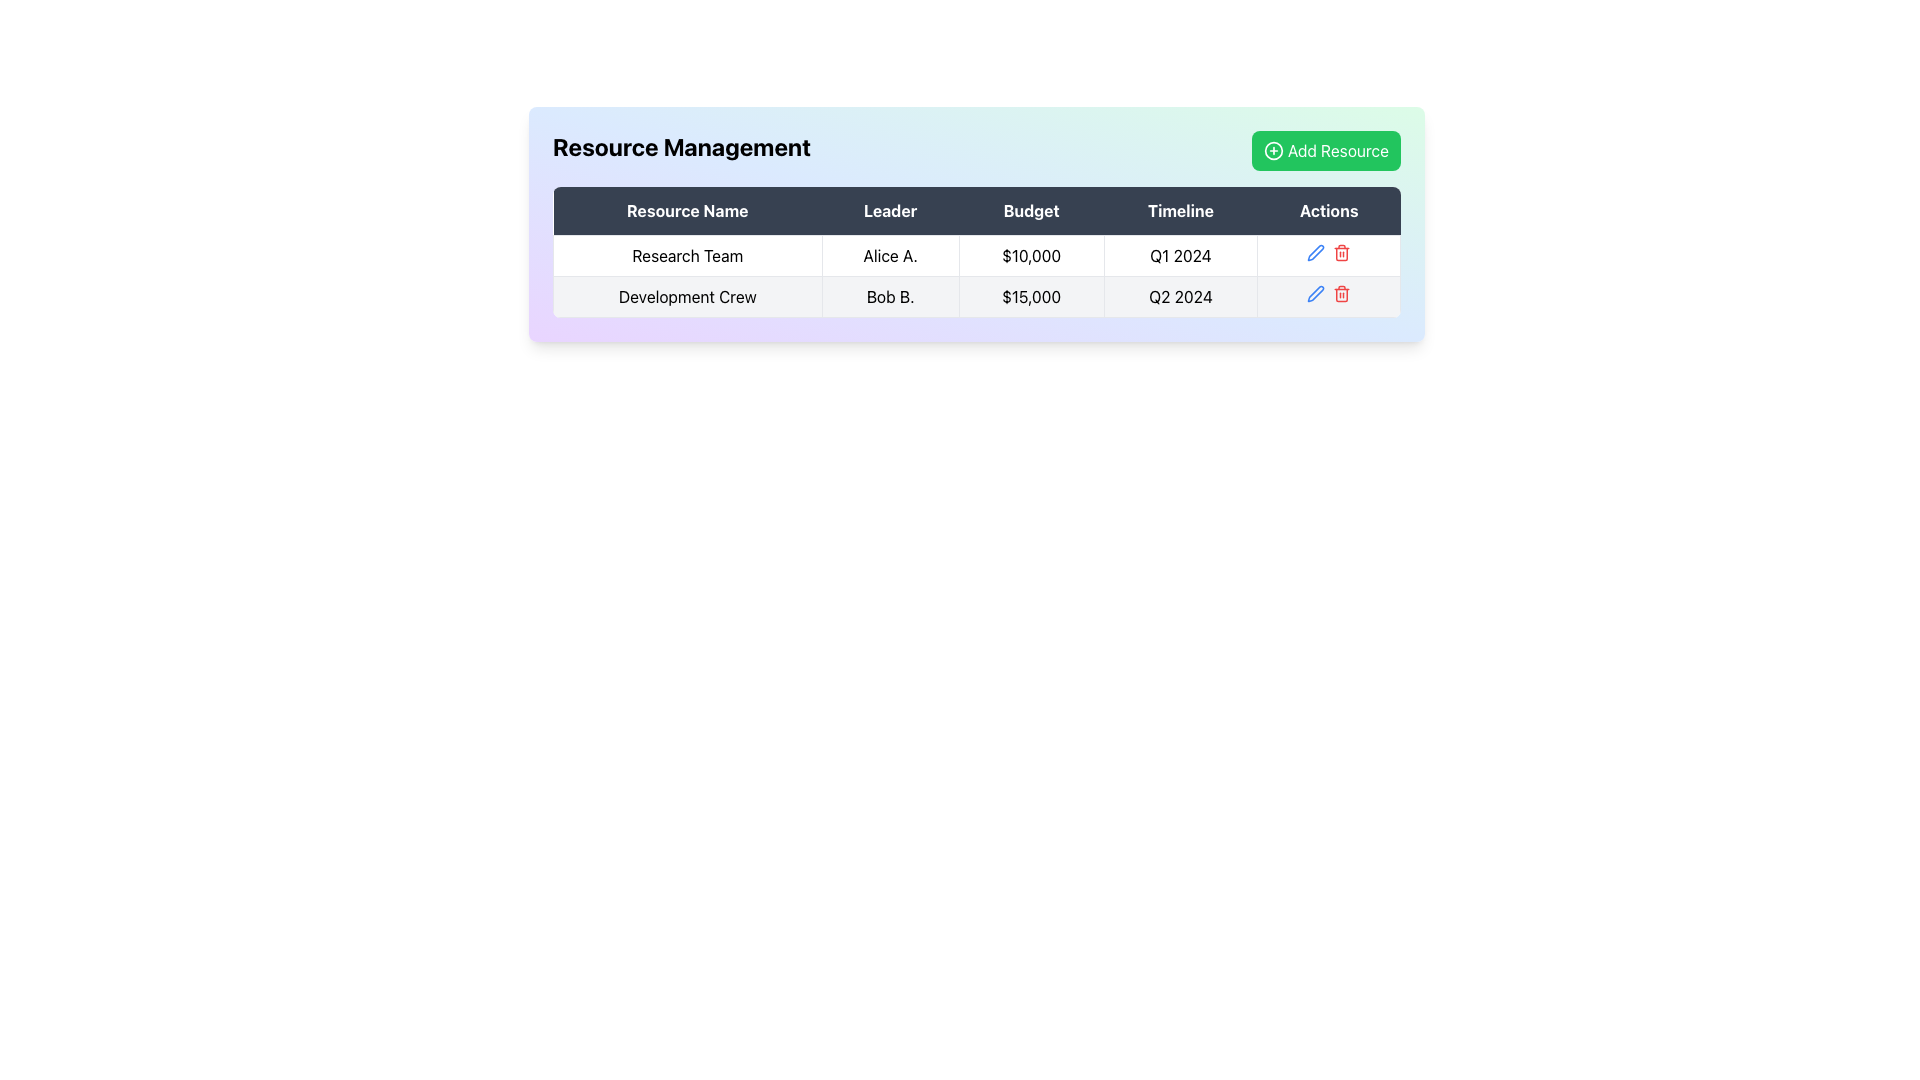 The height and width of the screenshot is (1080, 1920). I want to click on the 'Leader' table header to sort the column it represents, so click(889, 211).